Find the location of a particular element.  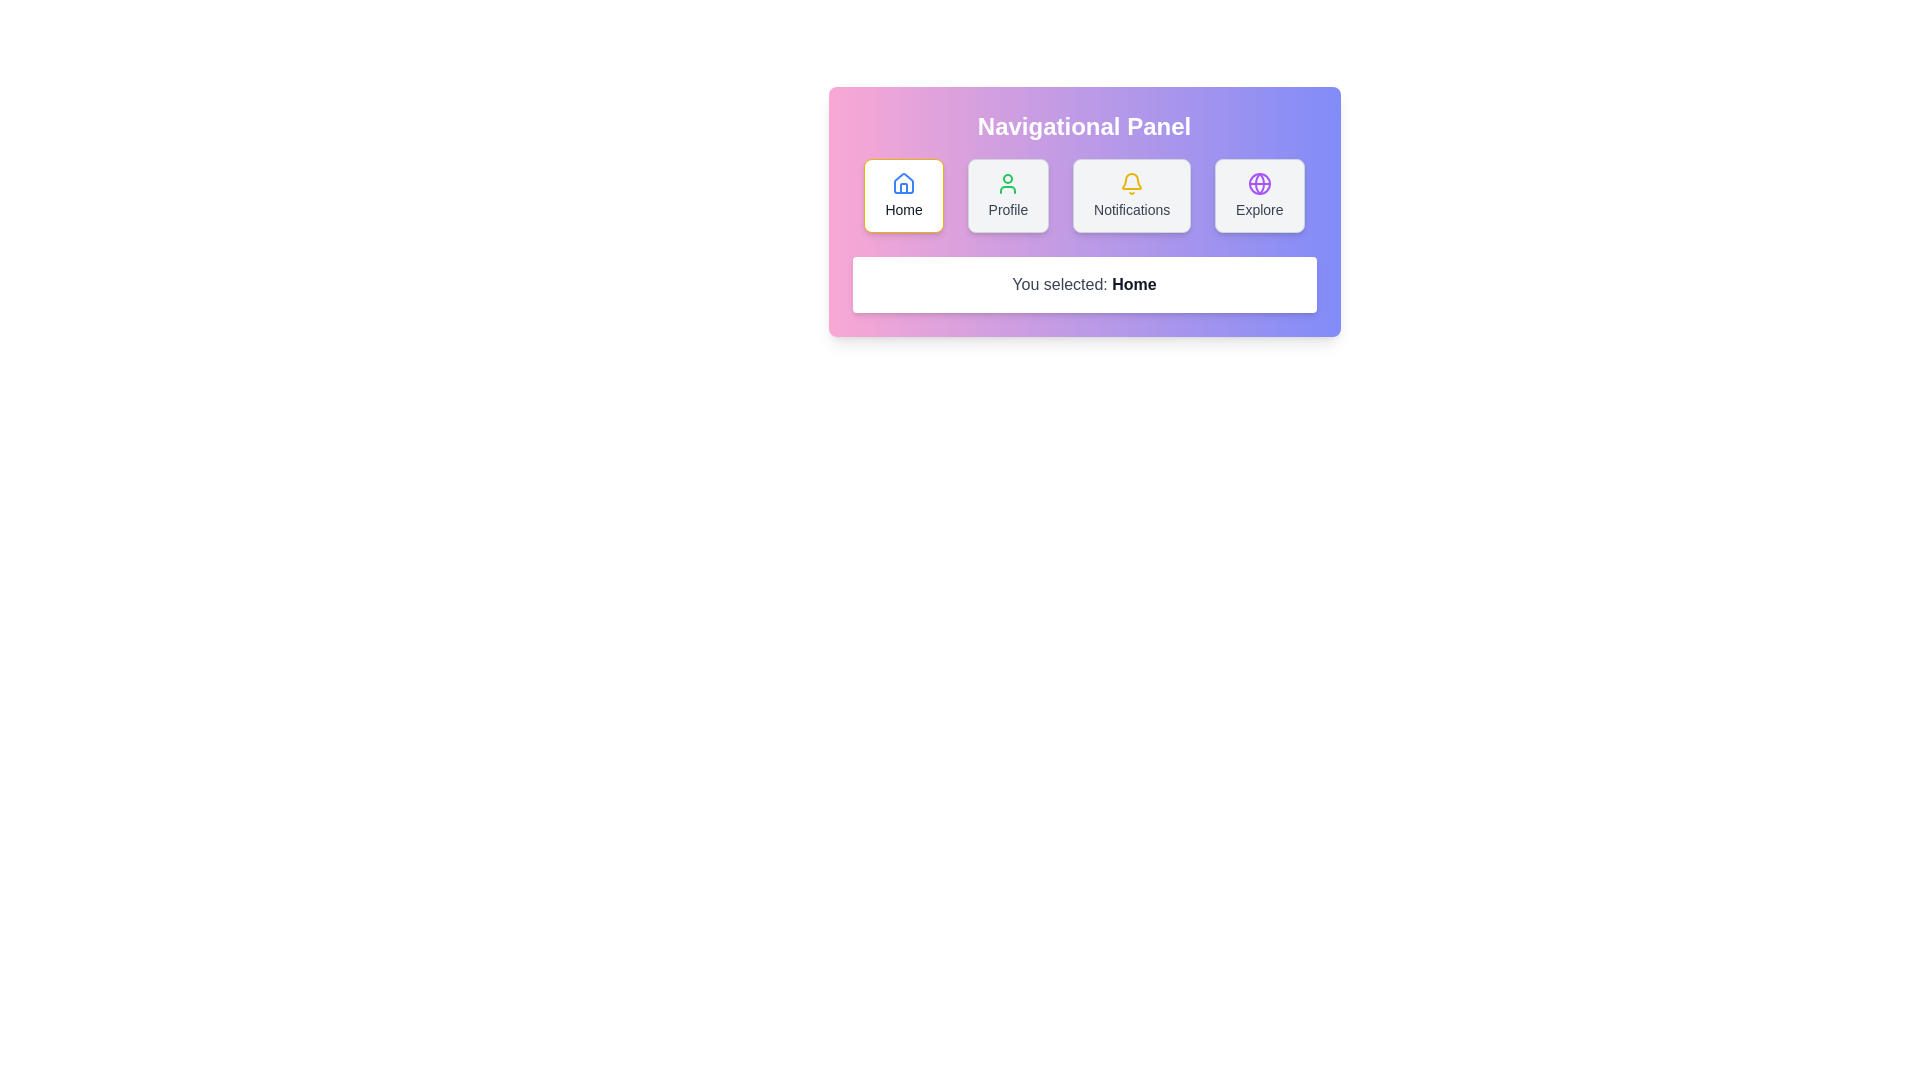

text of the notification label located centrally below the bell icon in the notification section of the panel is located at coordinates (1132, 209).